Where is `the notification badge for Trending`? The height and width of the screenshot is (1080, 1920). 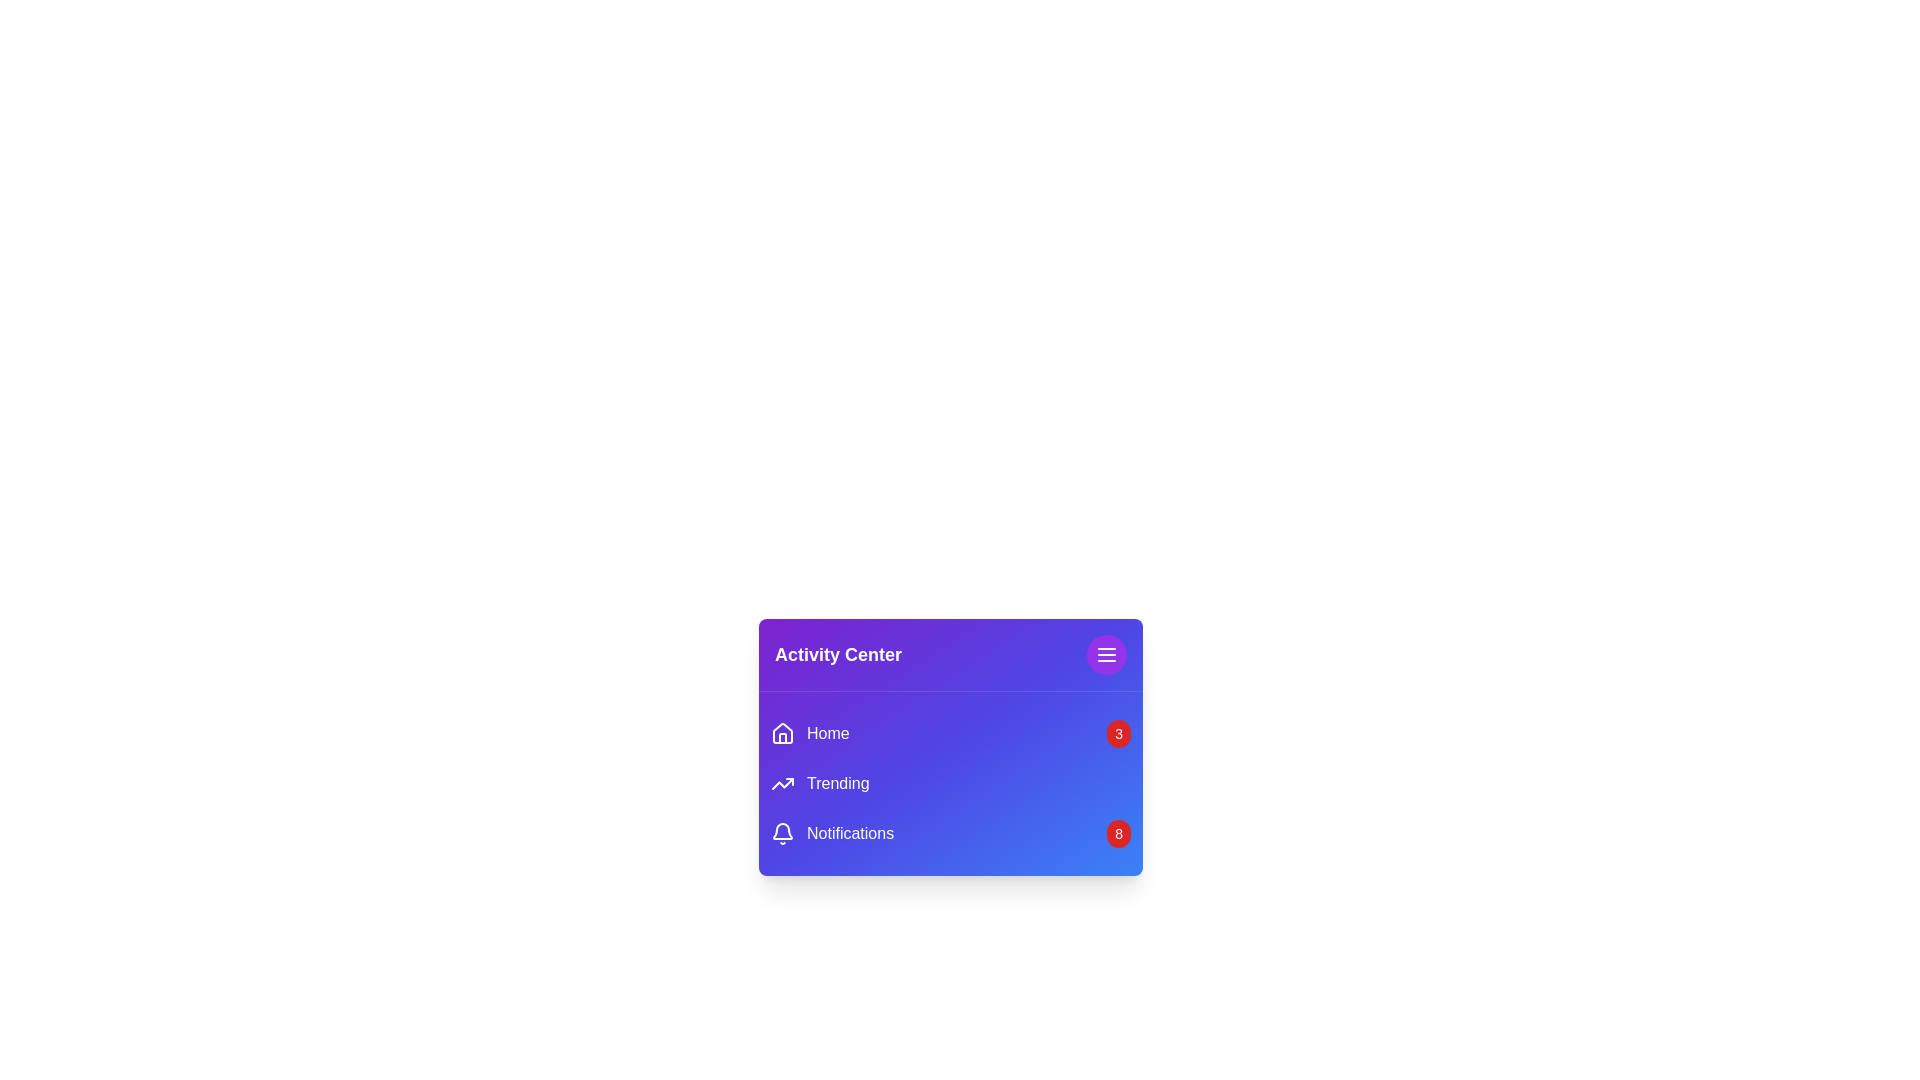 the notification badge for Trending is located at coordinates (1117, 782).